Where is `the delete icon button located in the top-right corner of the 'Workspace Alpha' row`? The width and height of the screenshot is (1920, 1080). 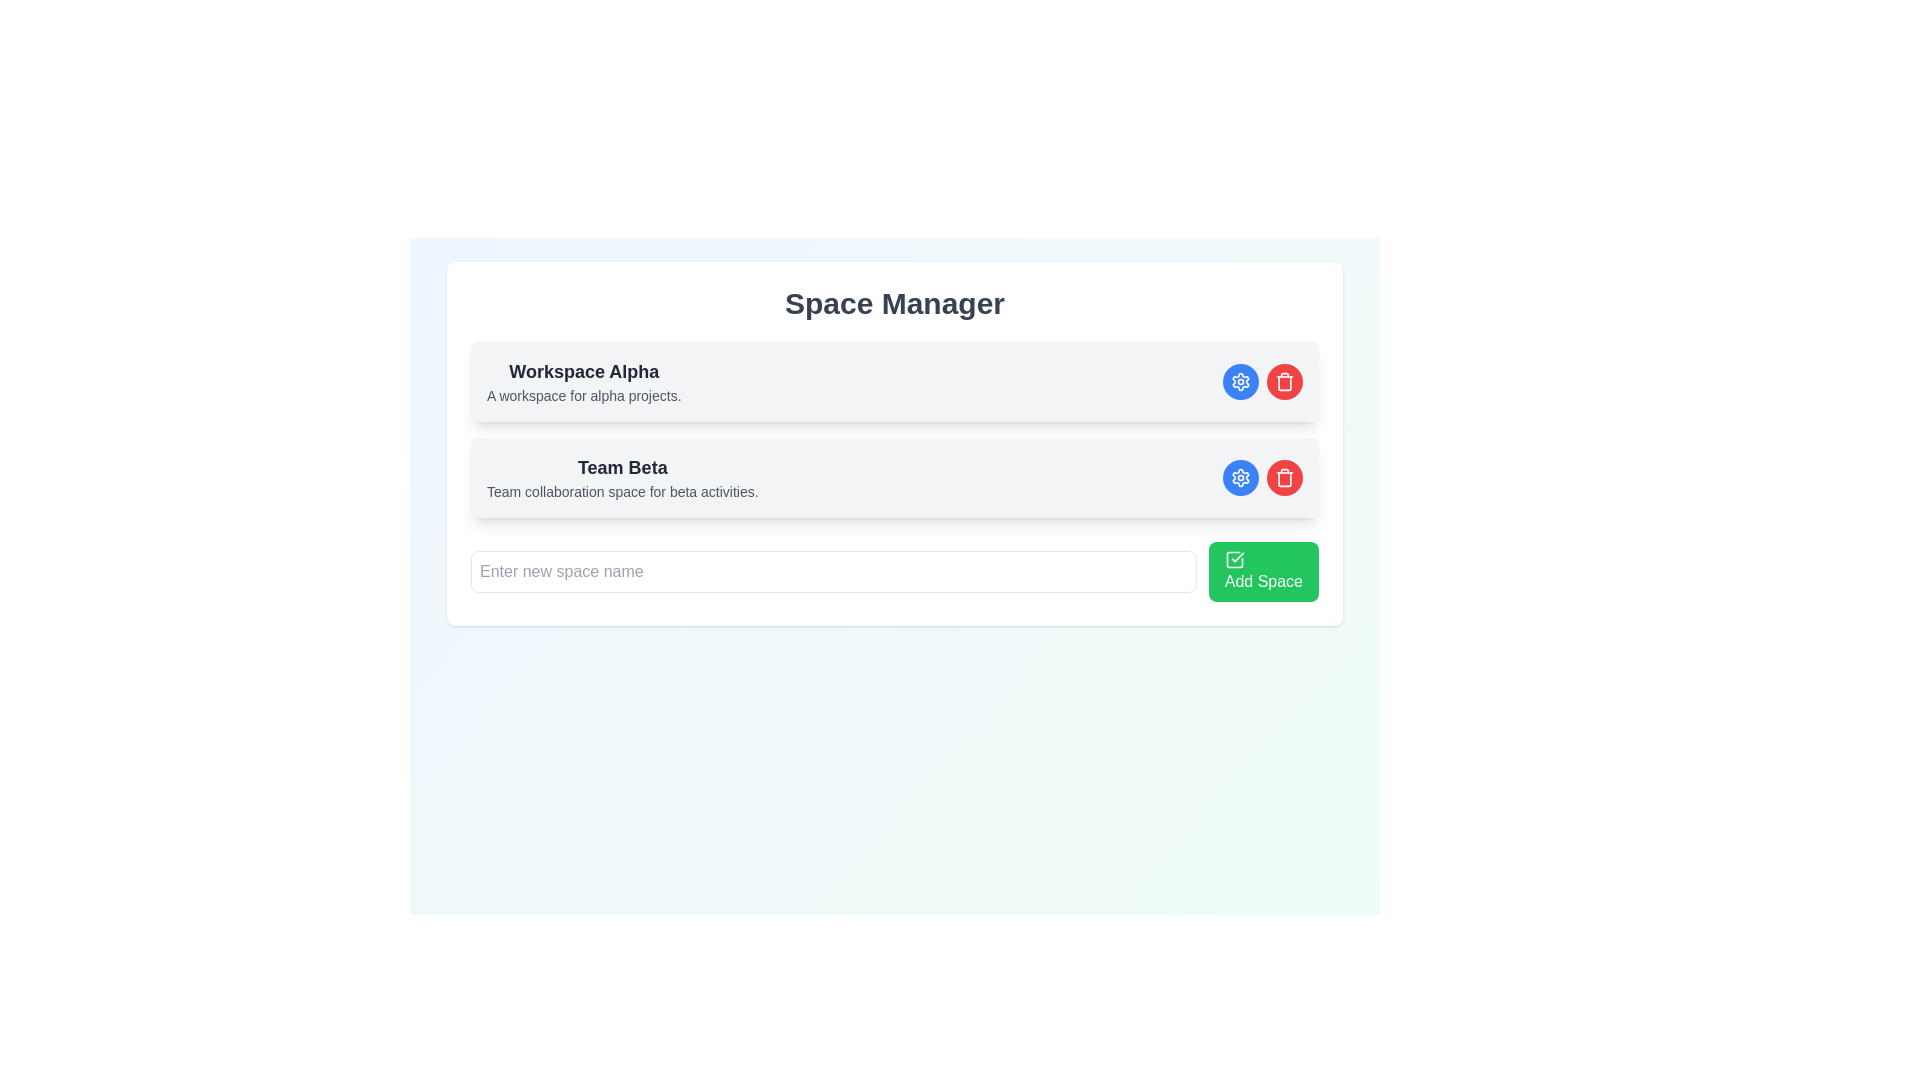 the delete icon button located in the top-right corner of the 'Workspace Alpha' row is located at coordinates (1285, 381).